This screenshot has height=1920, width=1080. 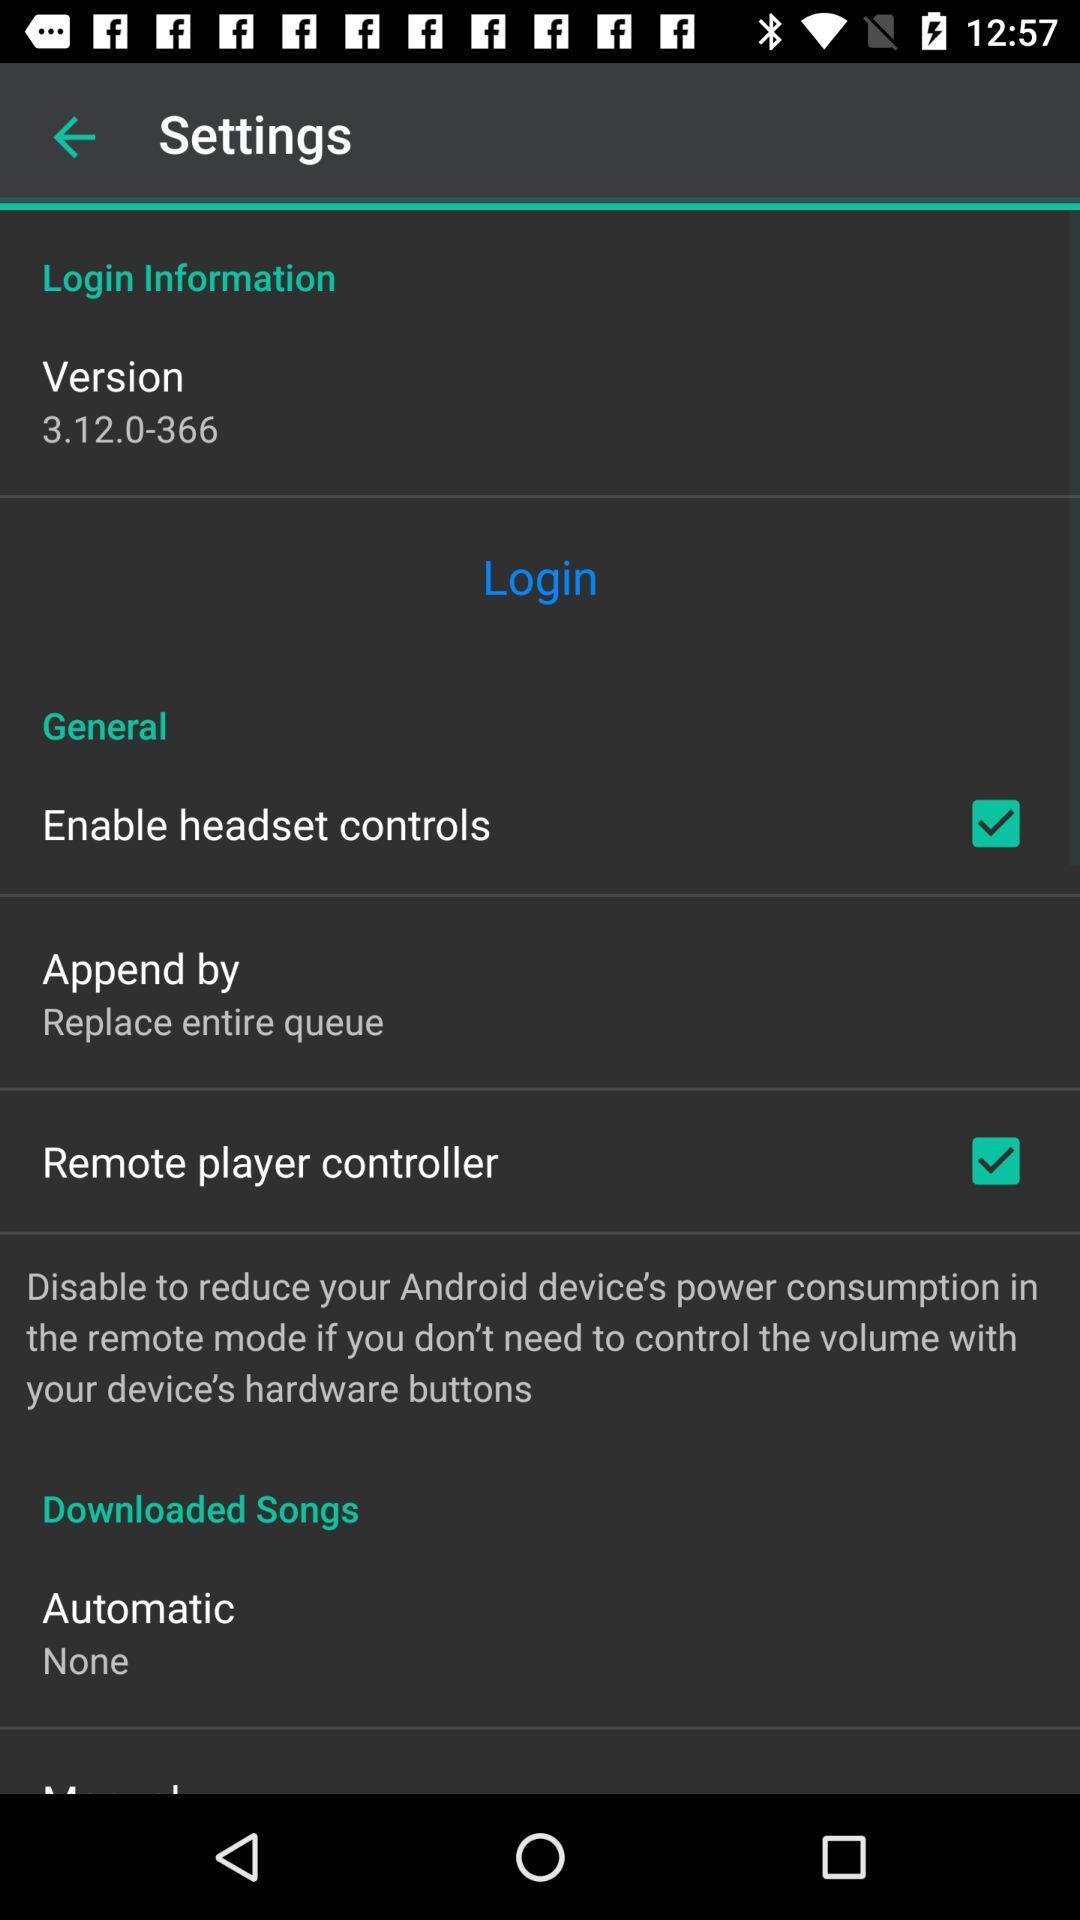 I want to click on item below downloaded songs, so click(x=137, y=1606).